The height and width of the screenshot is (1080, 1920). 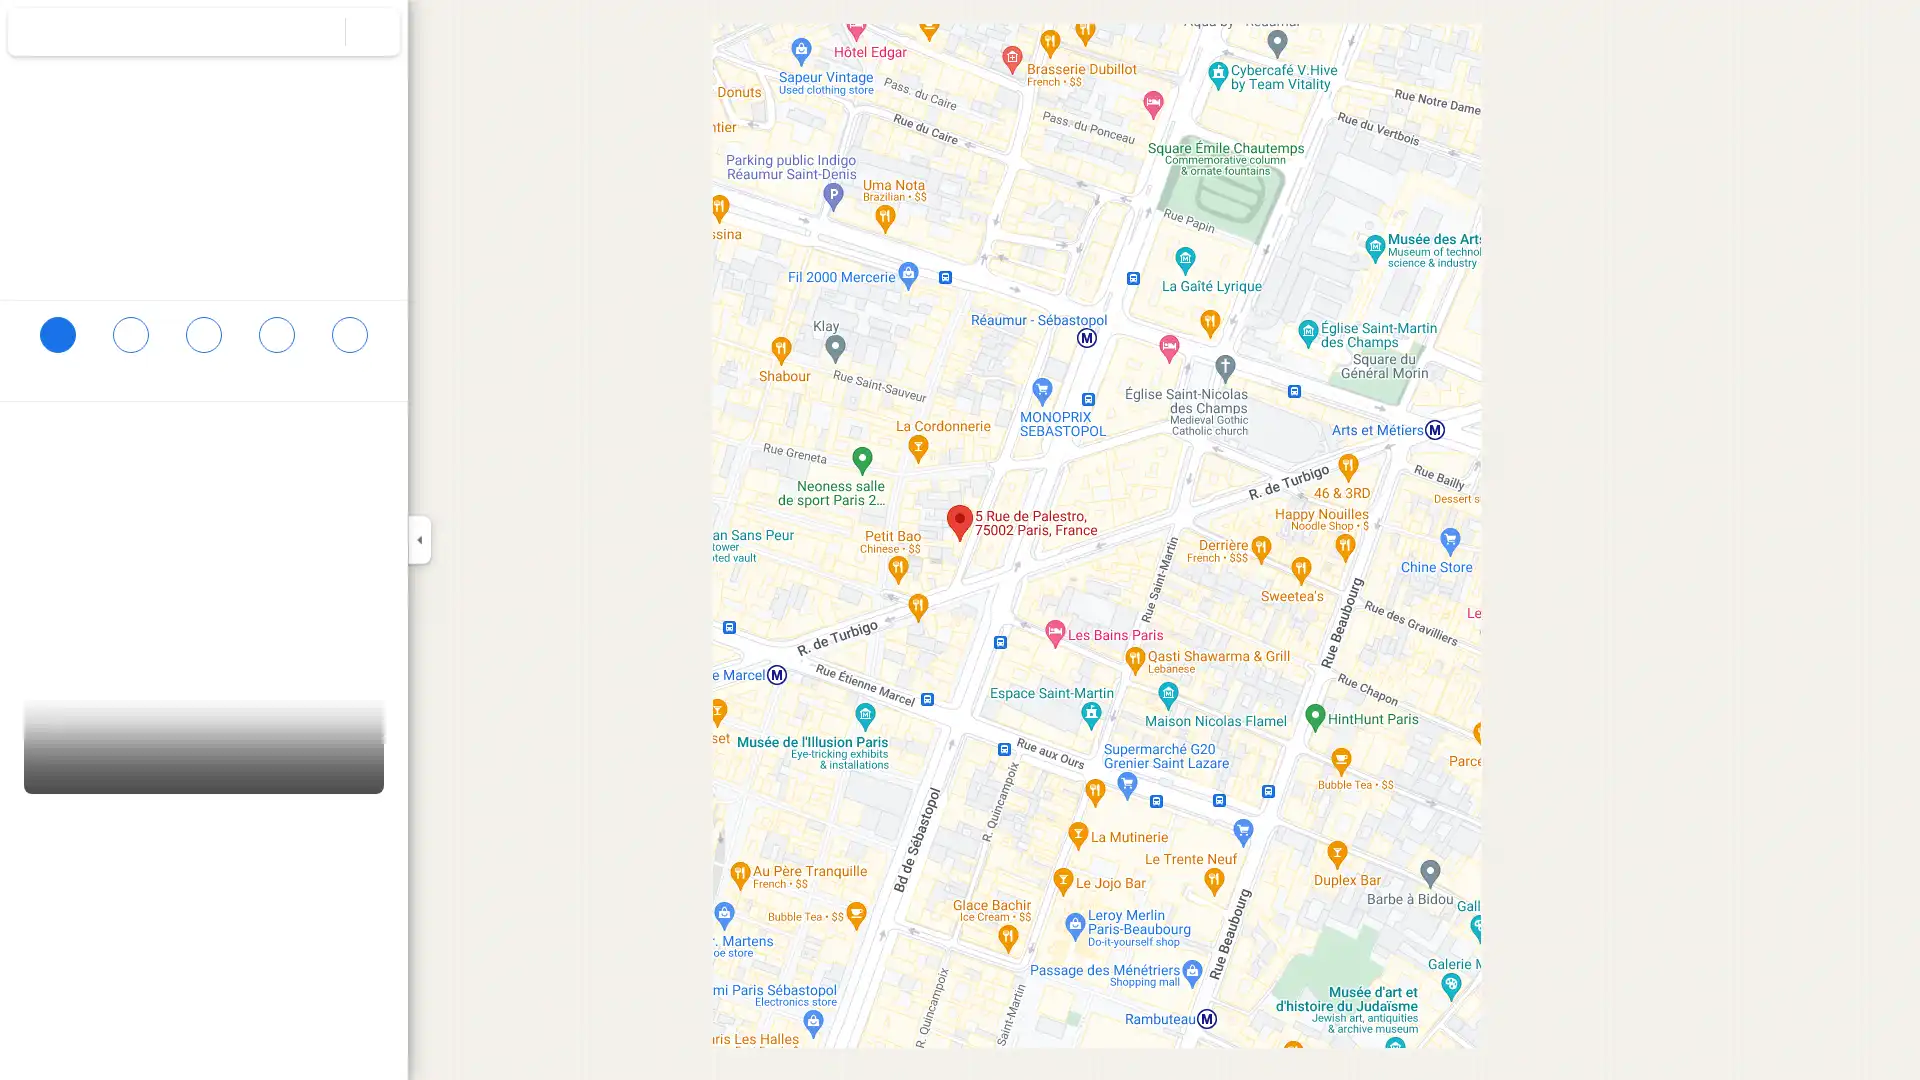 What do you see at coordinates (57, 342) in the screenshot?
I see `Directions to 5 Rue de Palestro` at bounding box center [57, 342].